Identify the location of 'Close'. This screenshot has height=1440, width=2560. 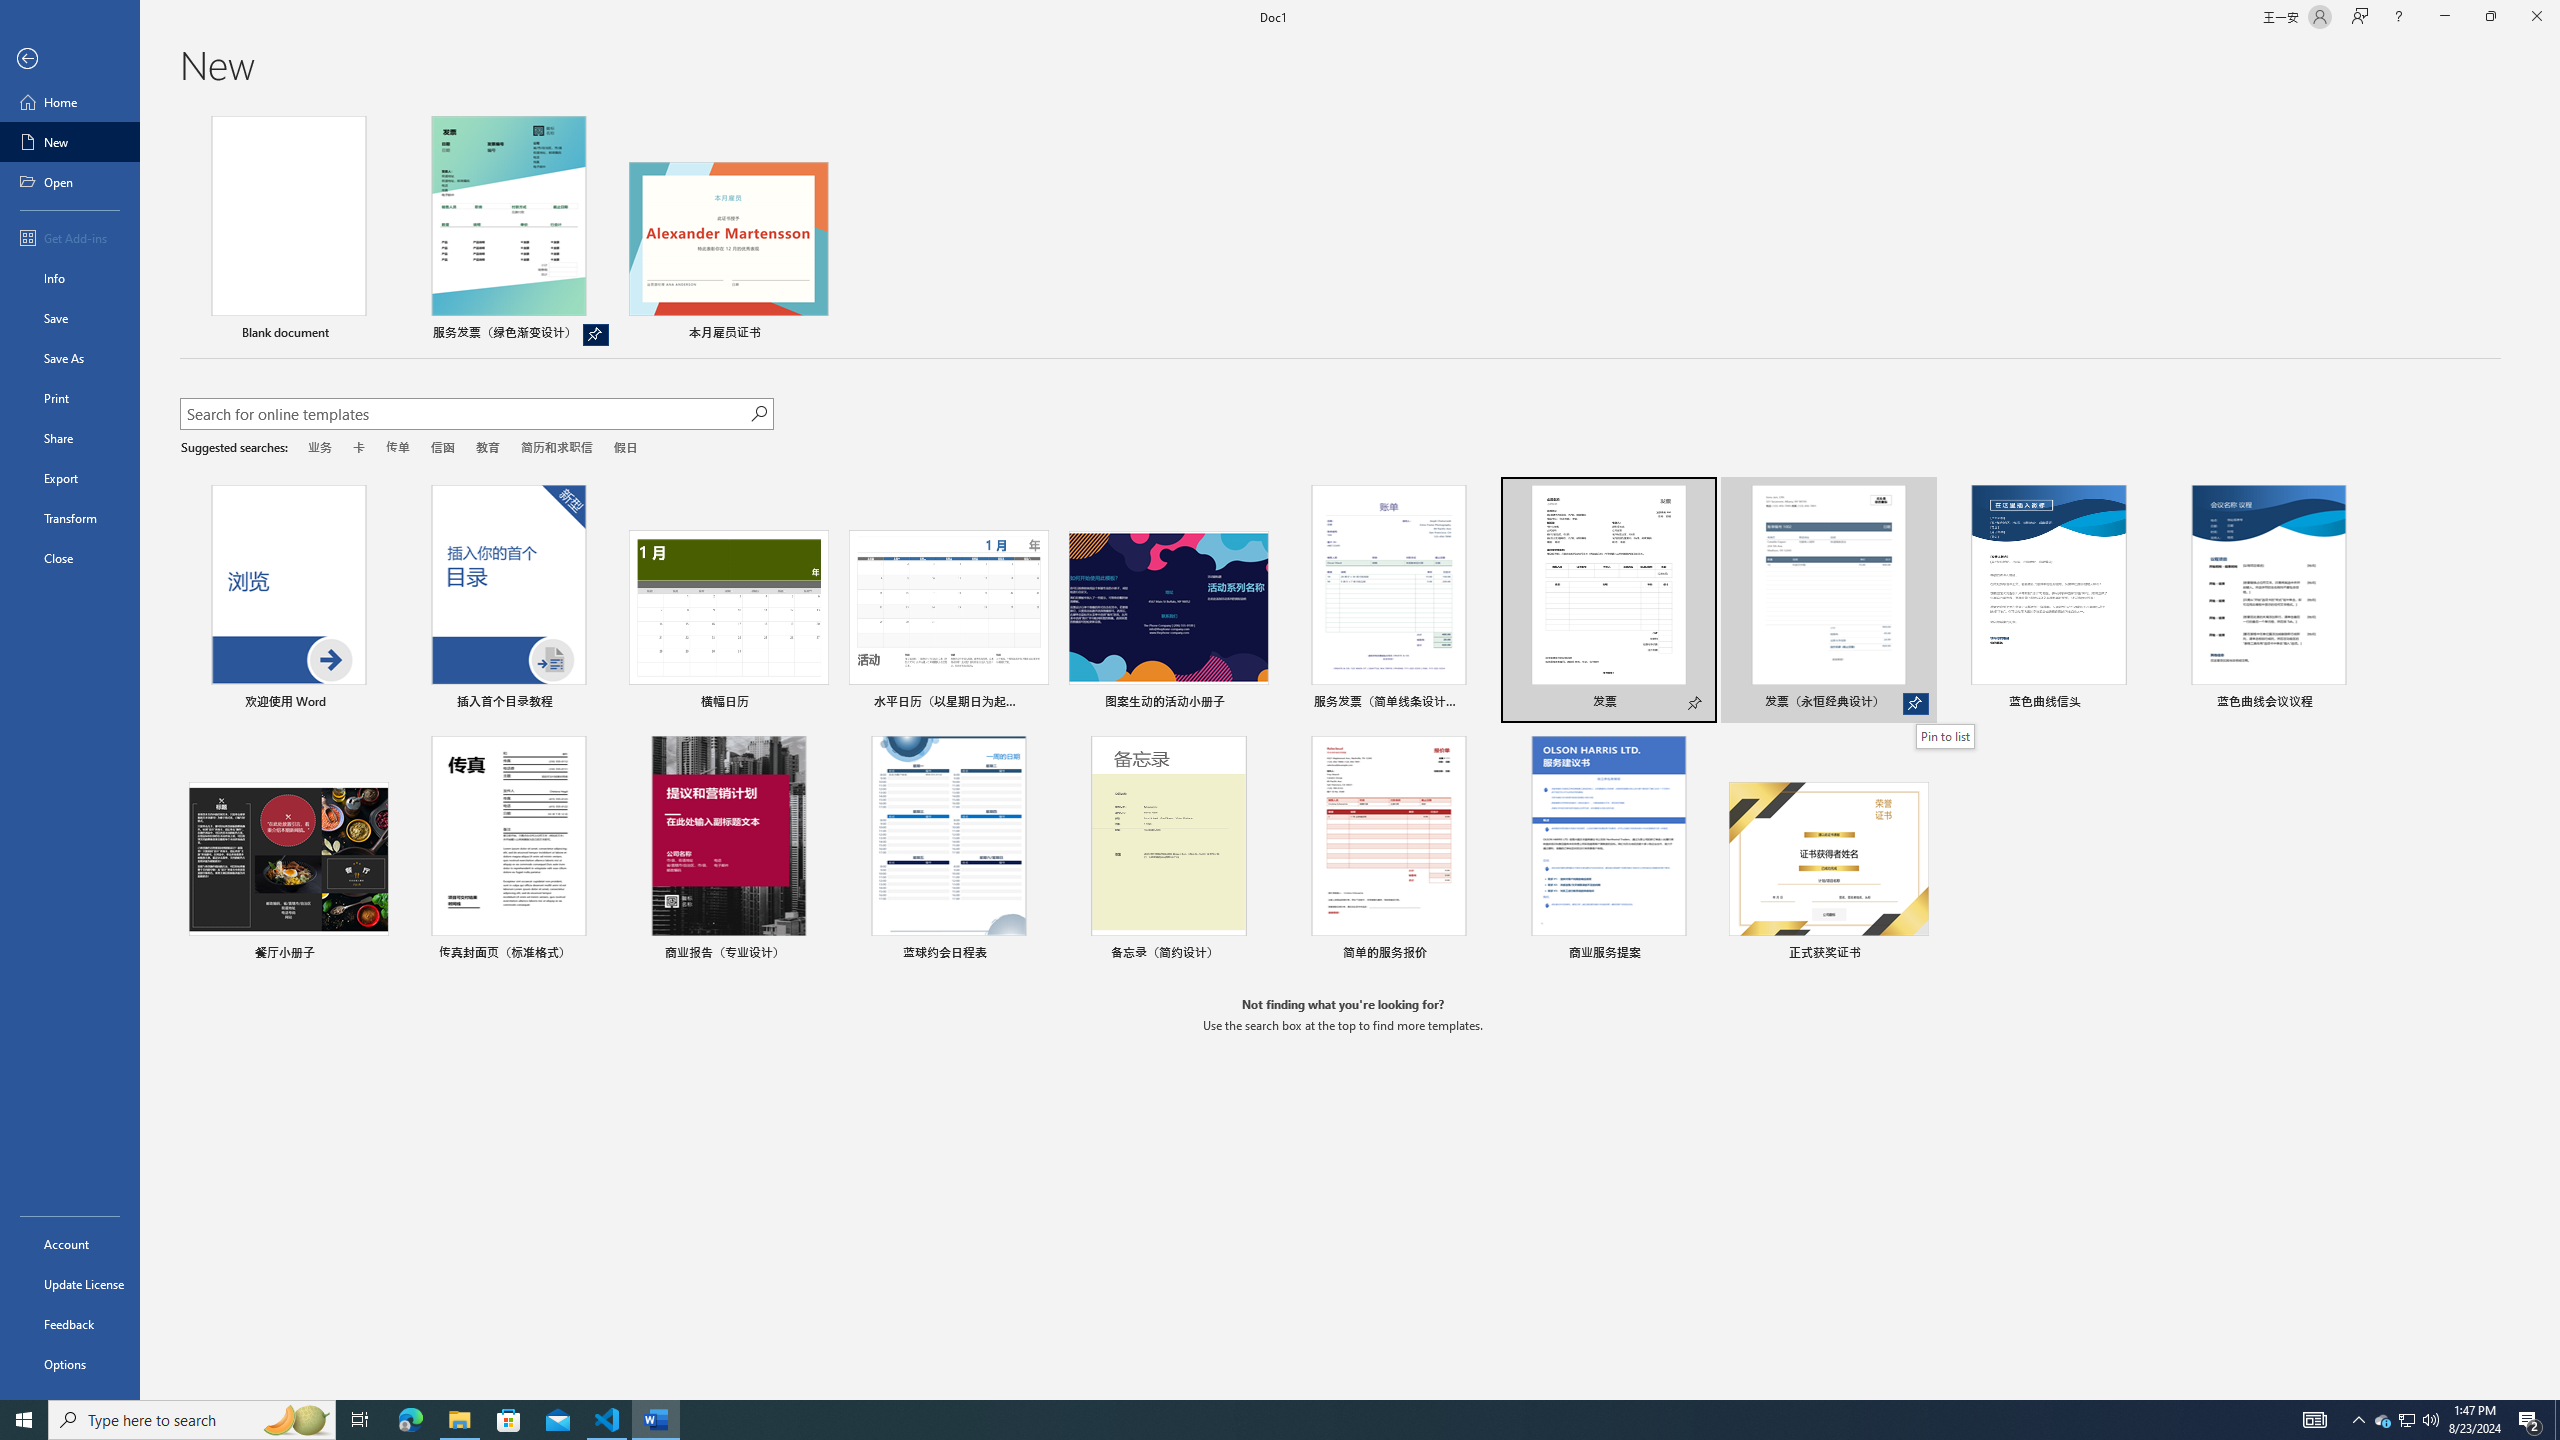
(69, 558).